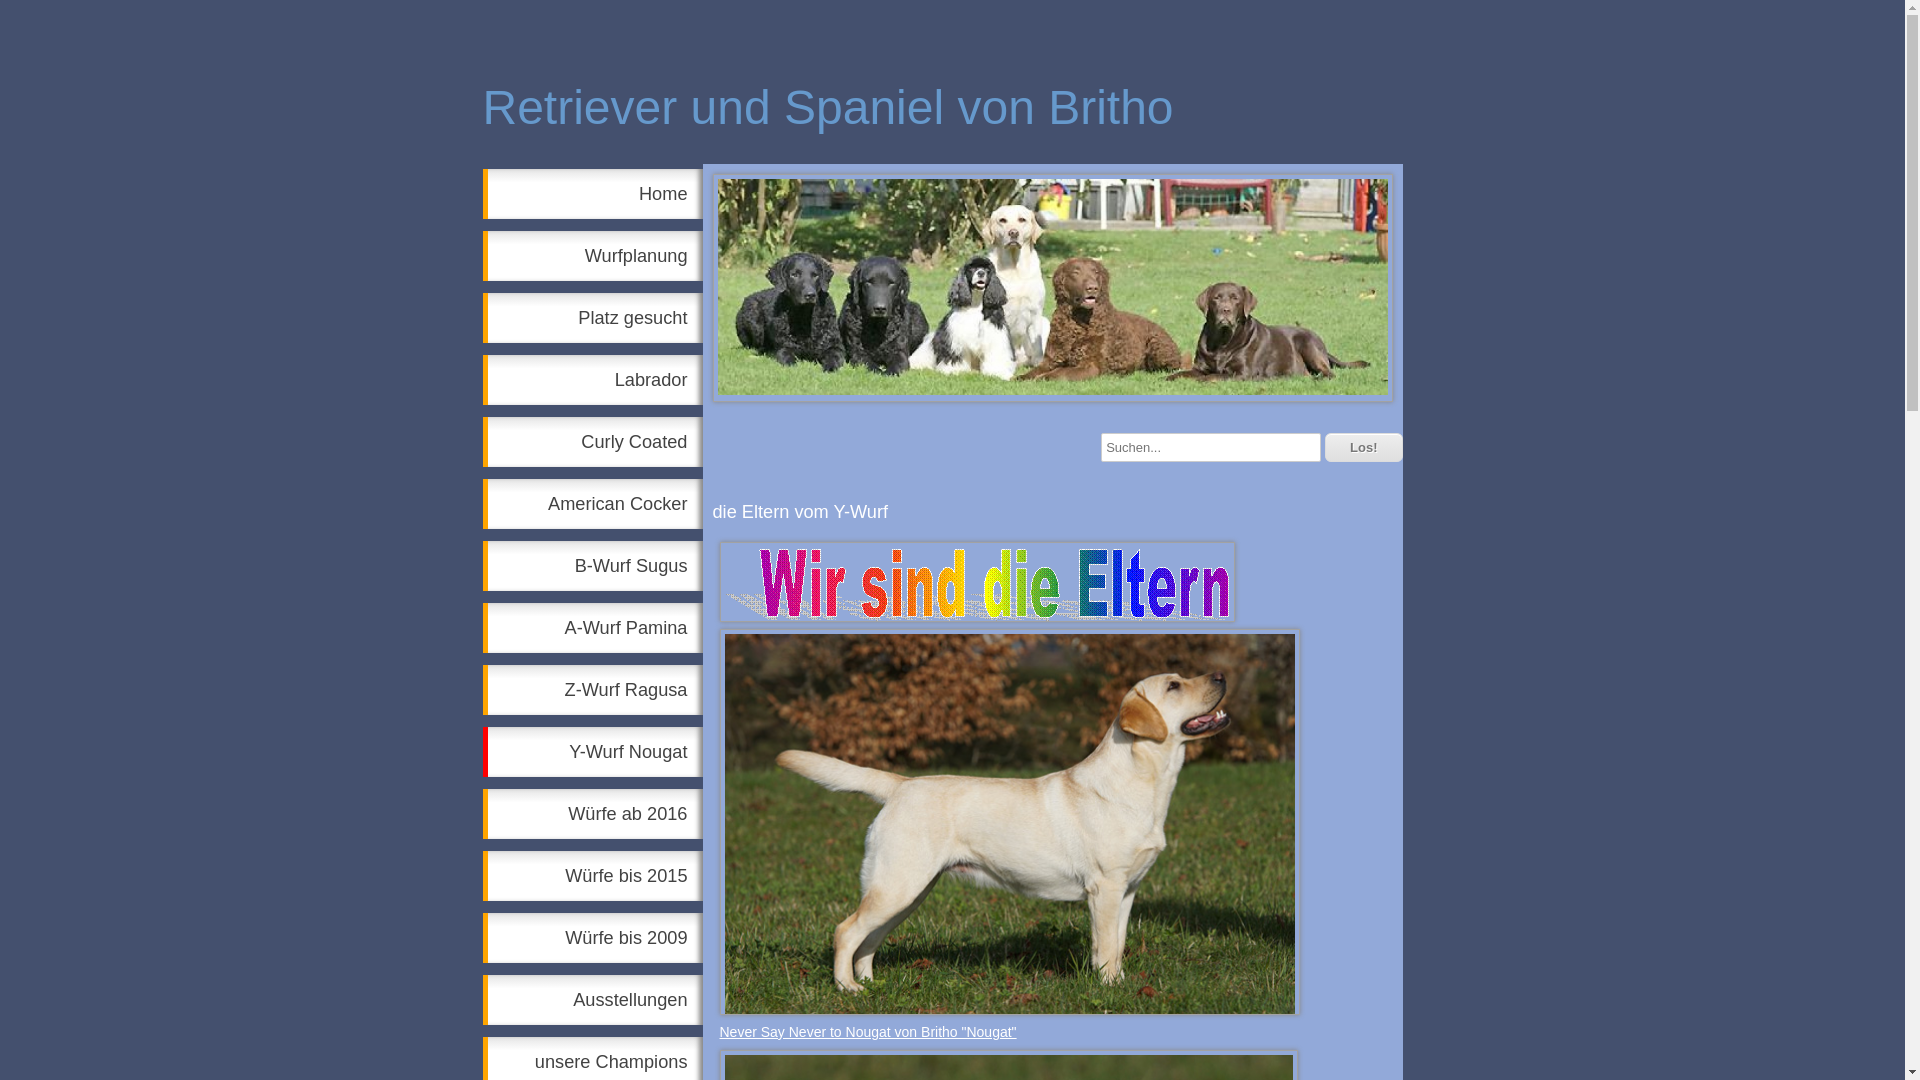  Describe the element at coordinates (590, 193) in the screenshot. I see `'Home'` at that location.